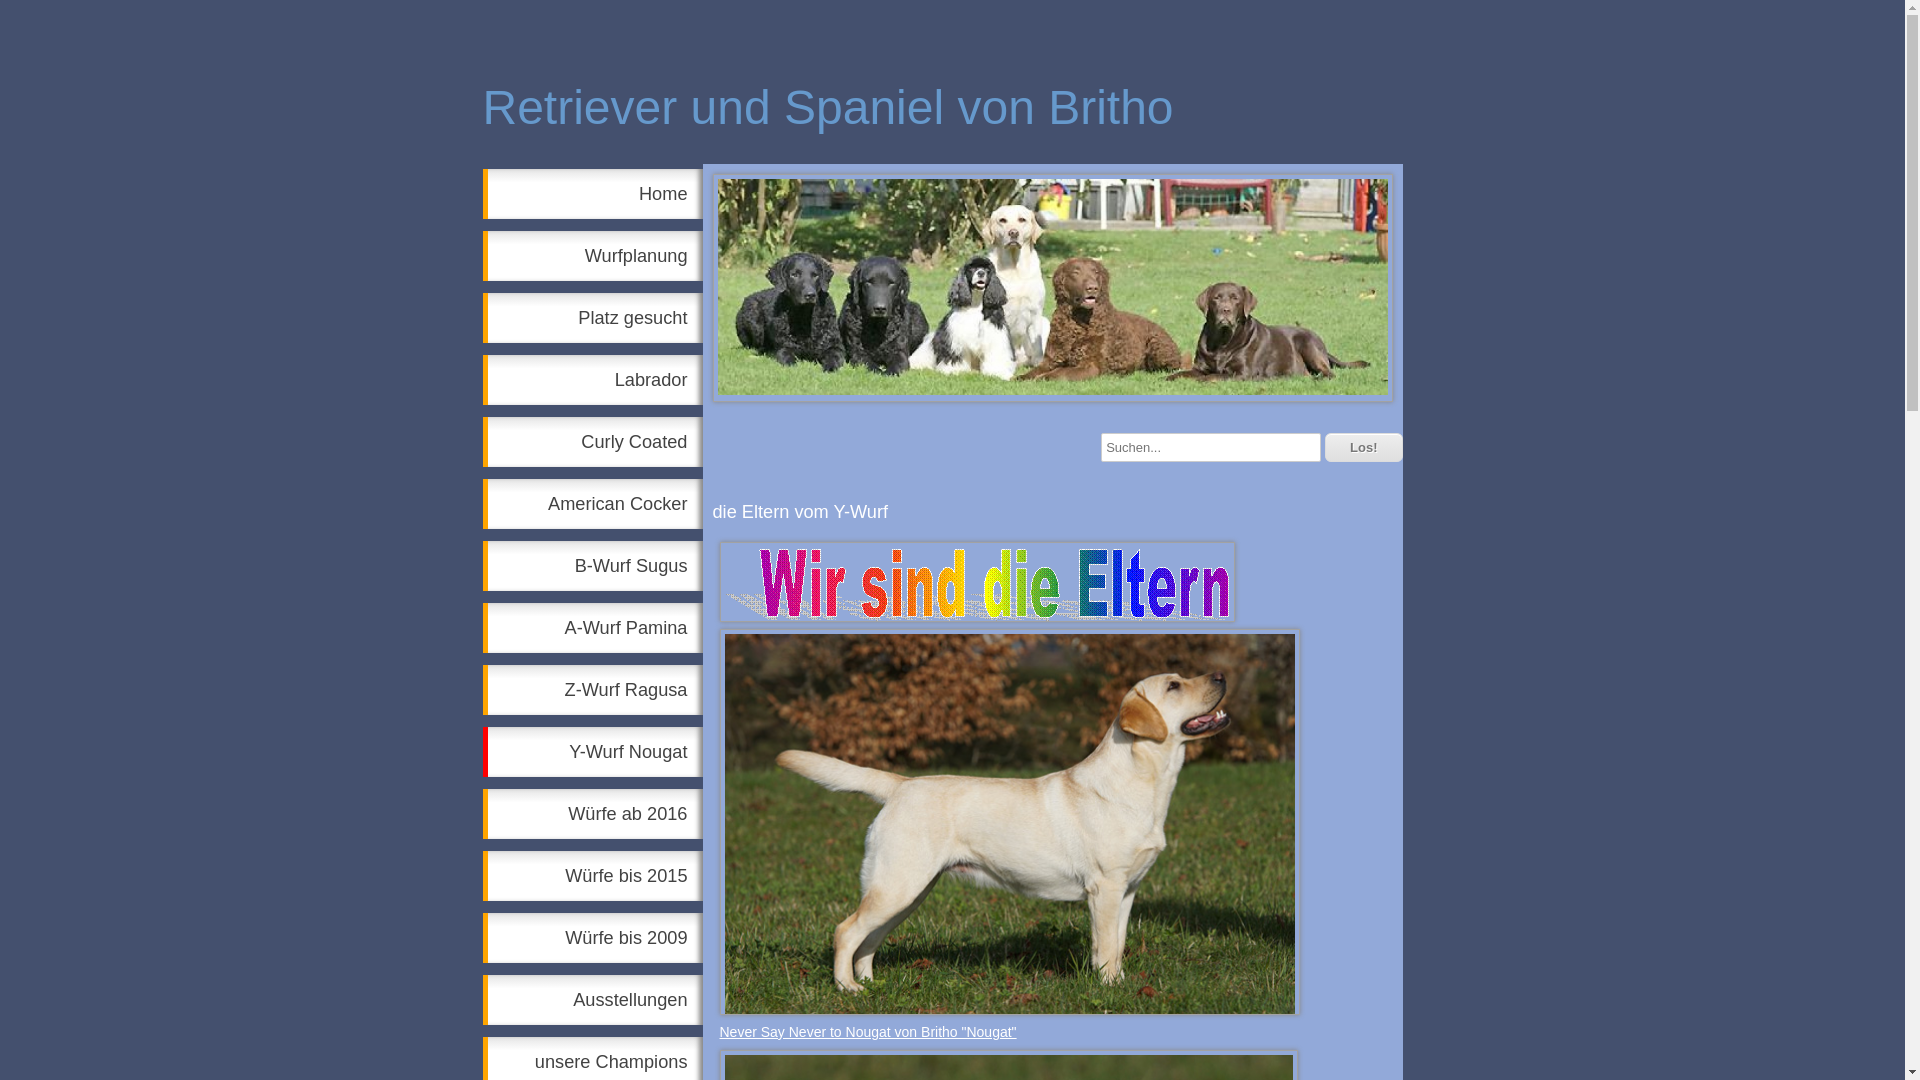  Describe the element at coordinates (590, 193) in the screenshot. I see `'Home'` at that location.